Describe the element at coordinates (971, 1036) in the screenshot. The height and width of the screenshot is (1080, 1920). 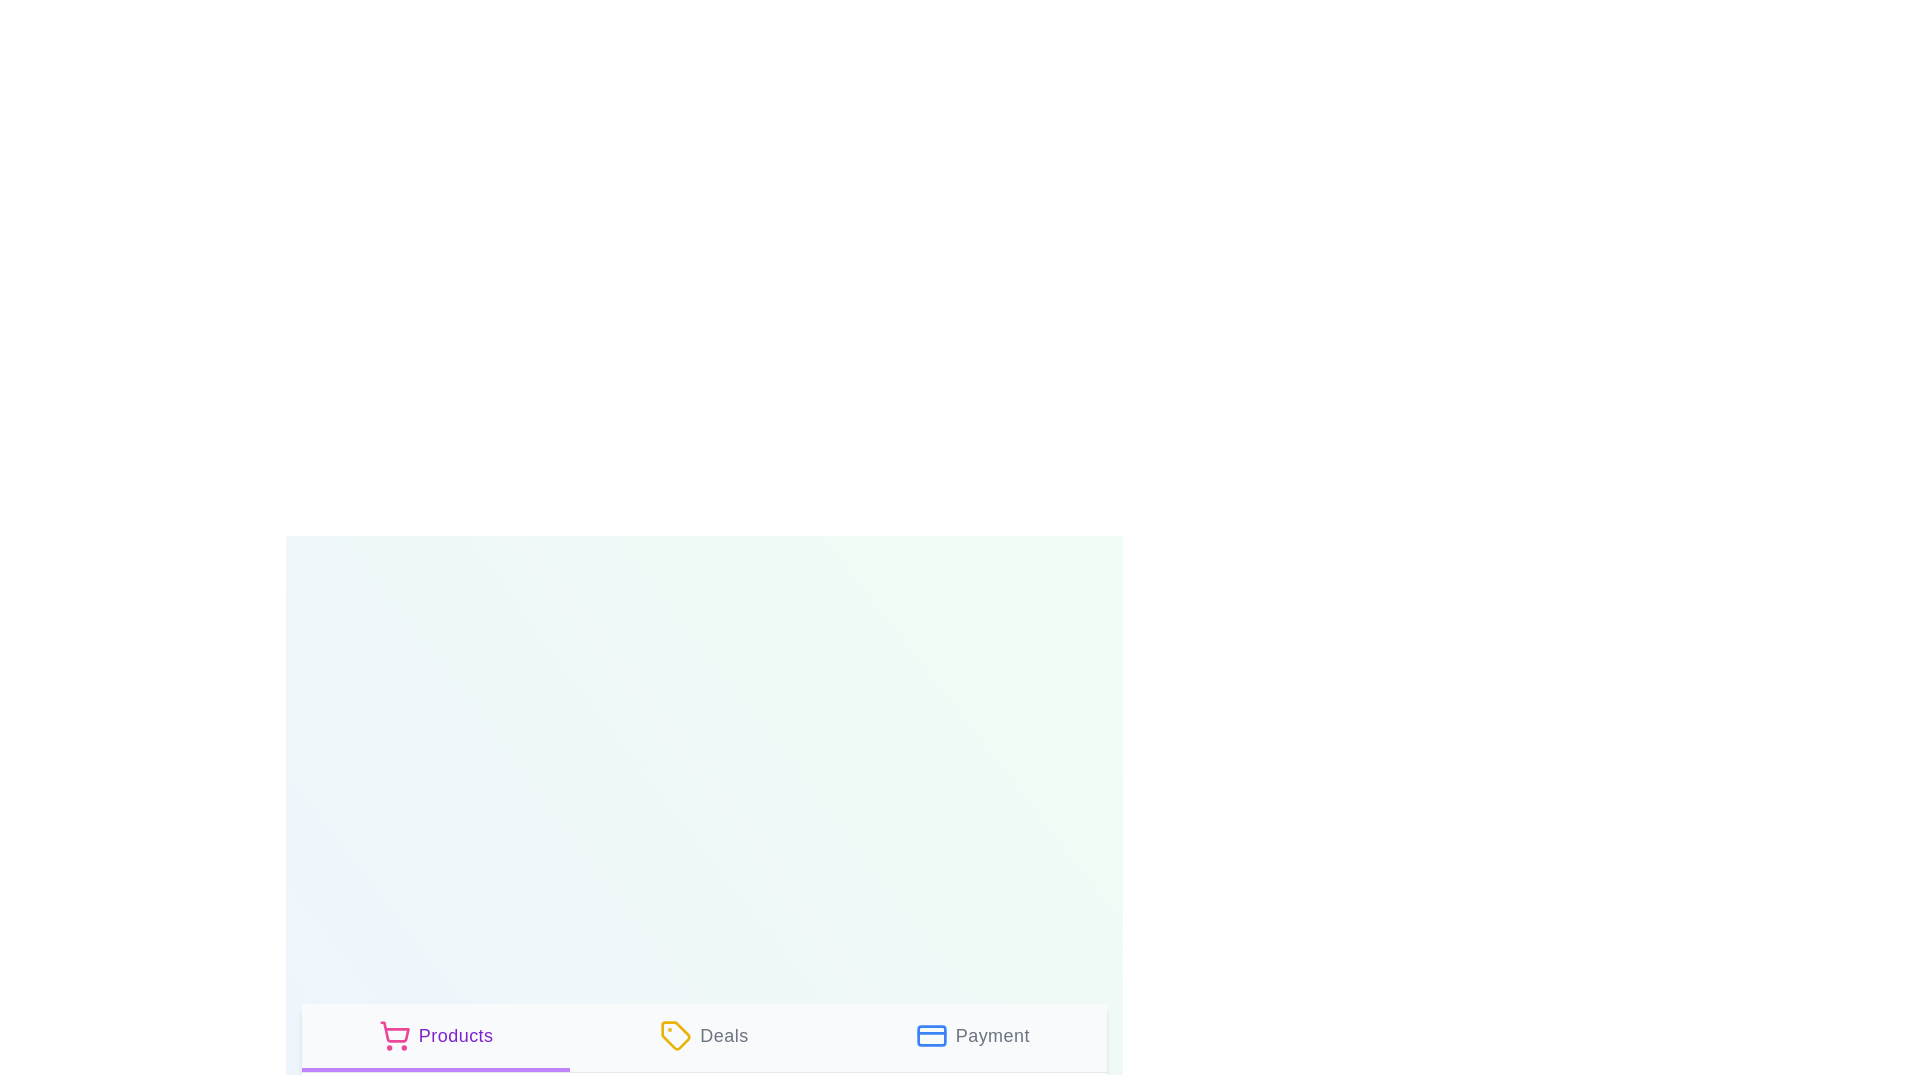
I see `the tab labeled Payment to view its description` at that location.